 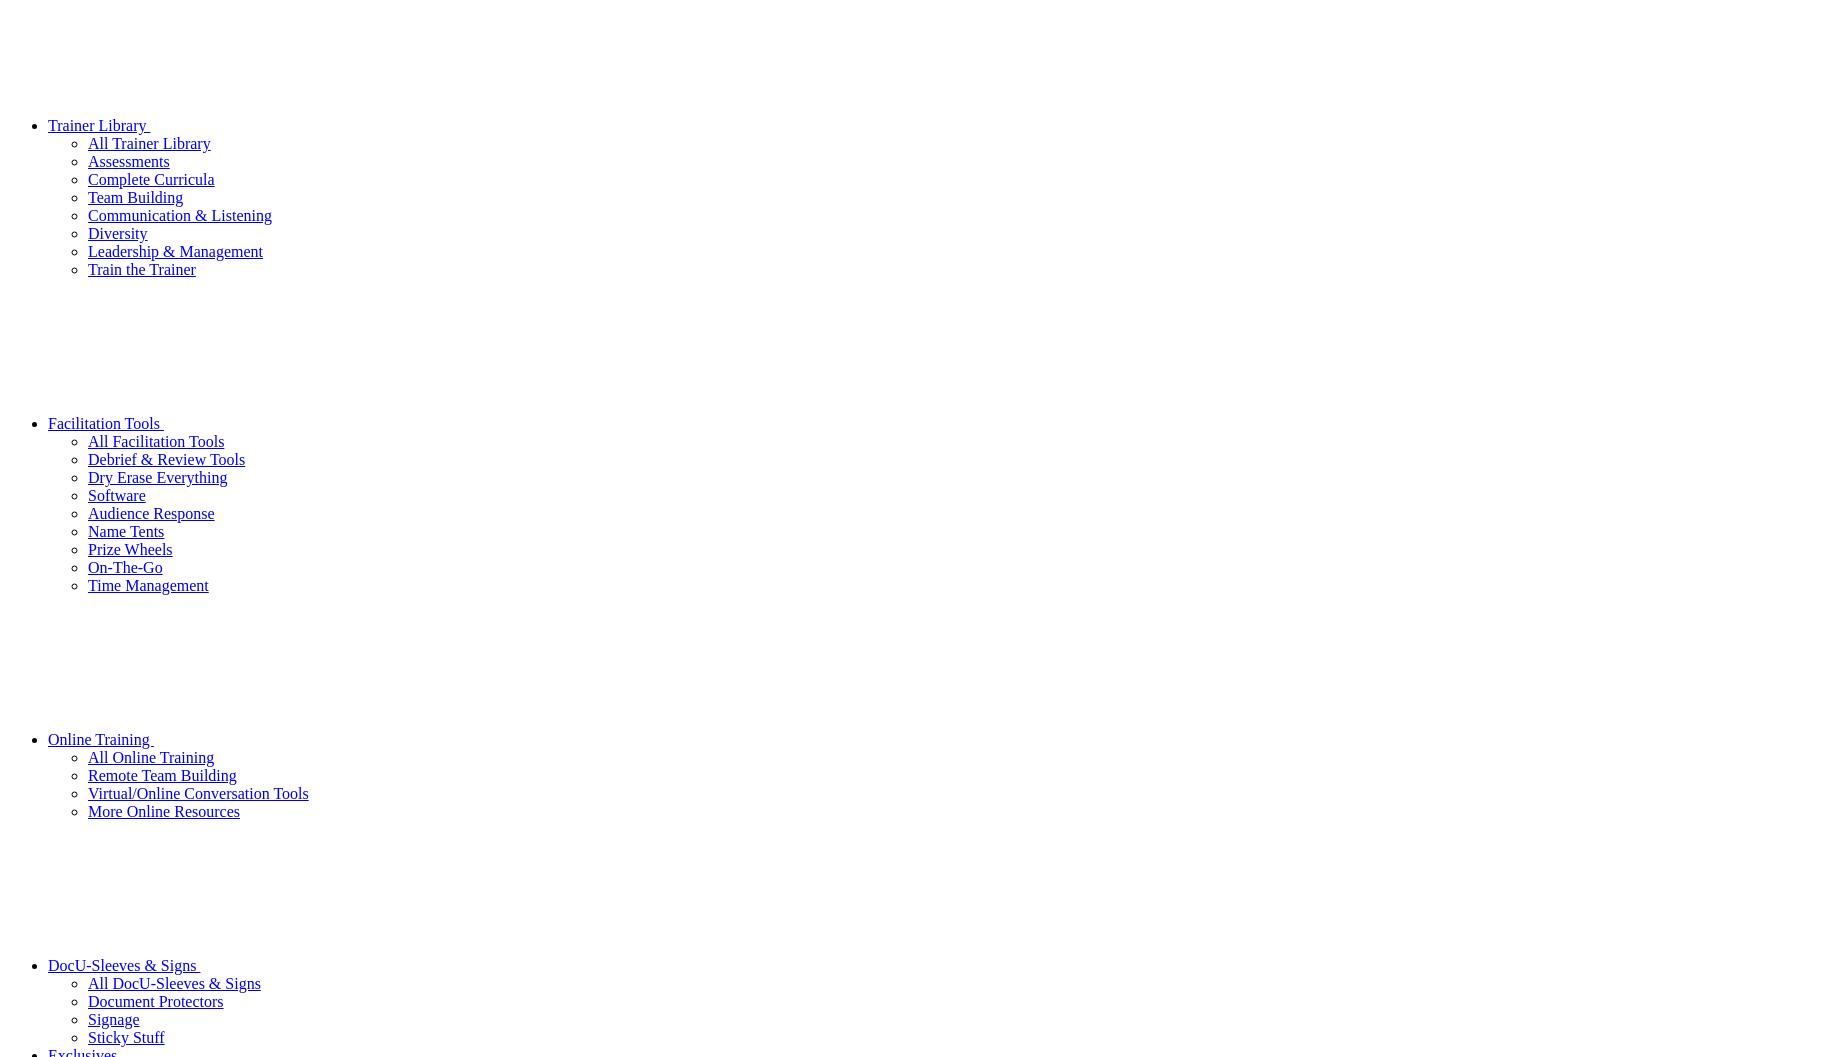 What do you see at coordinates (166, 458) in the screenshot?
I see `'Debrief & Review Tools'` at bounding box center [166, 458].